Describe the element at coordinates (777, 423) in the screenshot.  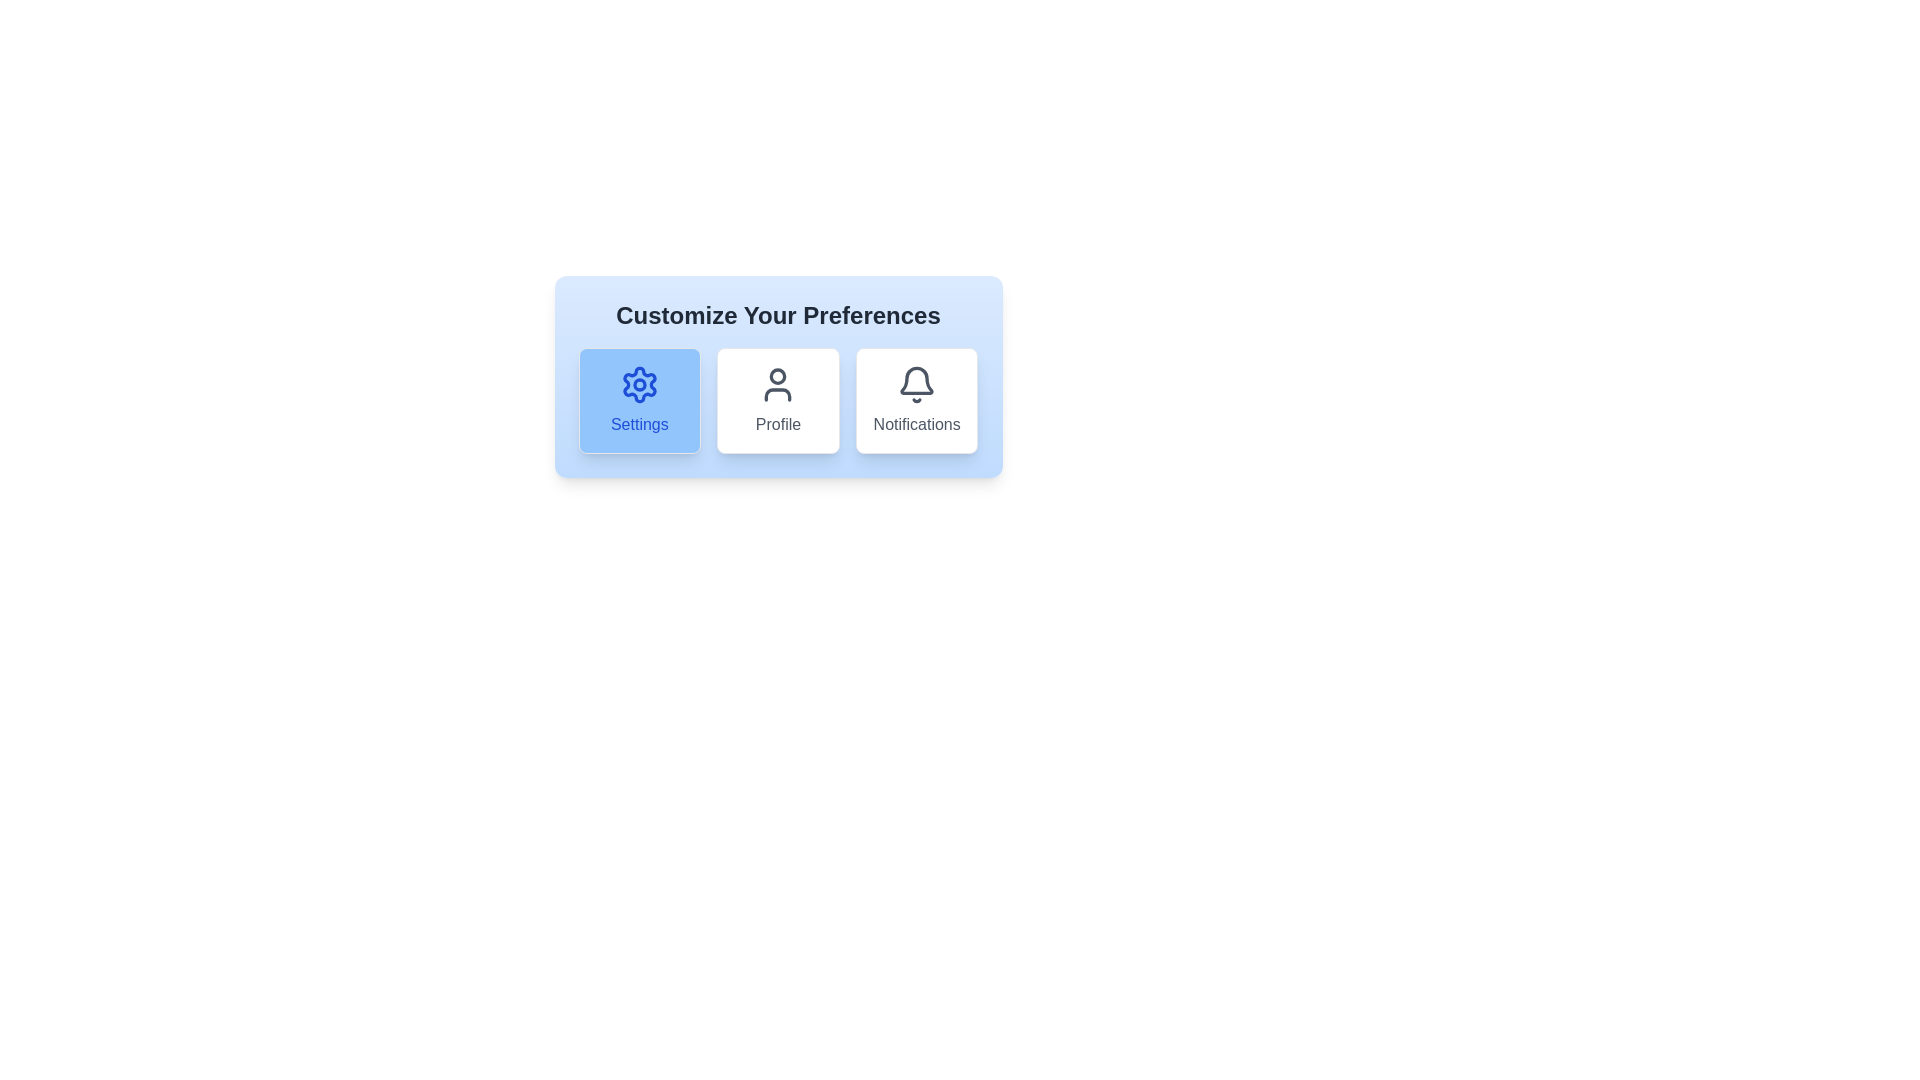
I see `the Text Label that provides context for the user profile button, located directly below the user profile icon` at that location.